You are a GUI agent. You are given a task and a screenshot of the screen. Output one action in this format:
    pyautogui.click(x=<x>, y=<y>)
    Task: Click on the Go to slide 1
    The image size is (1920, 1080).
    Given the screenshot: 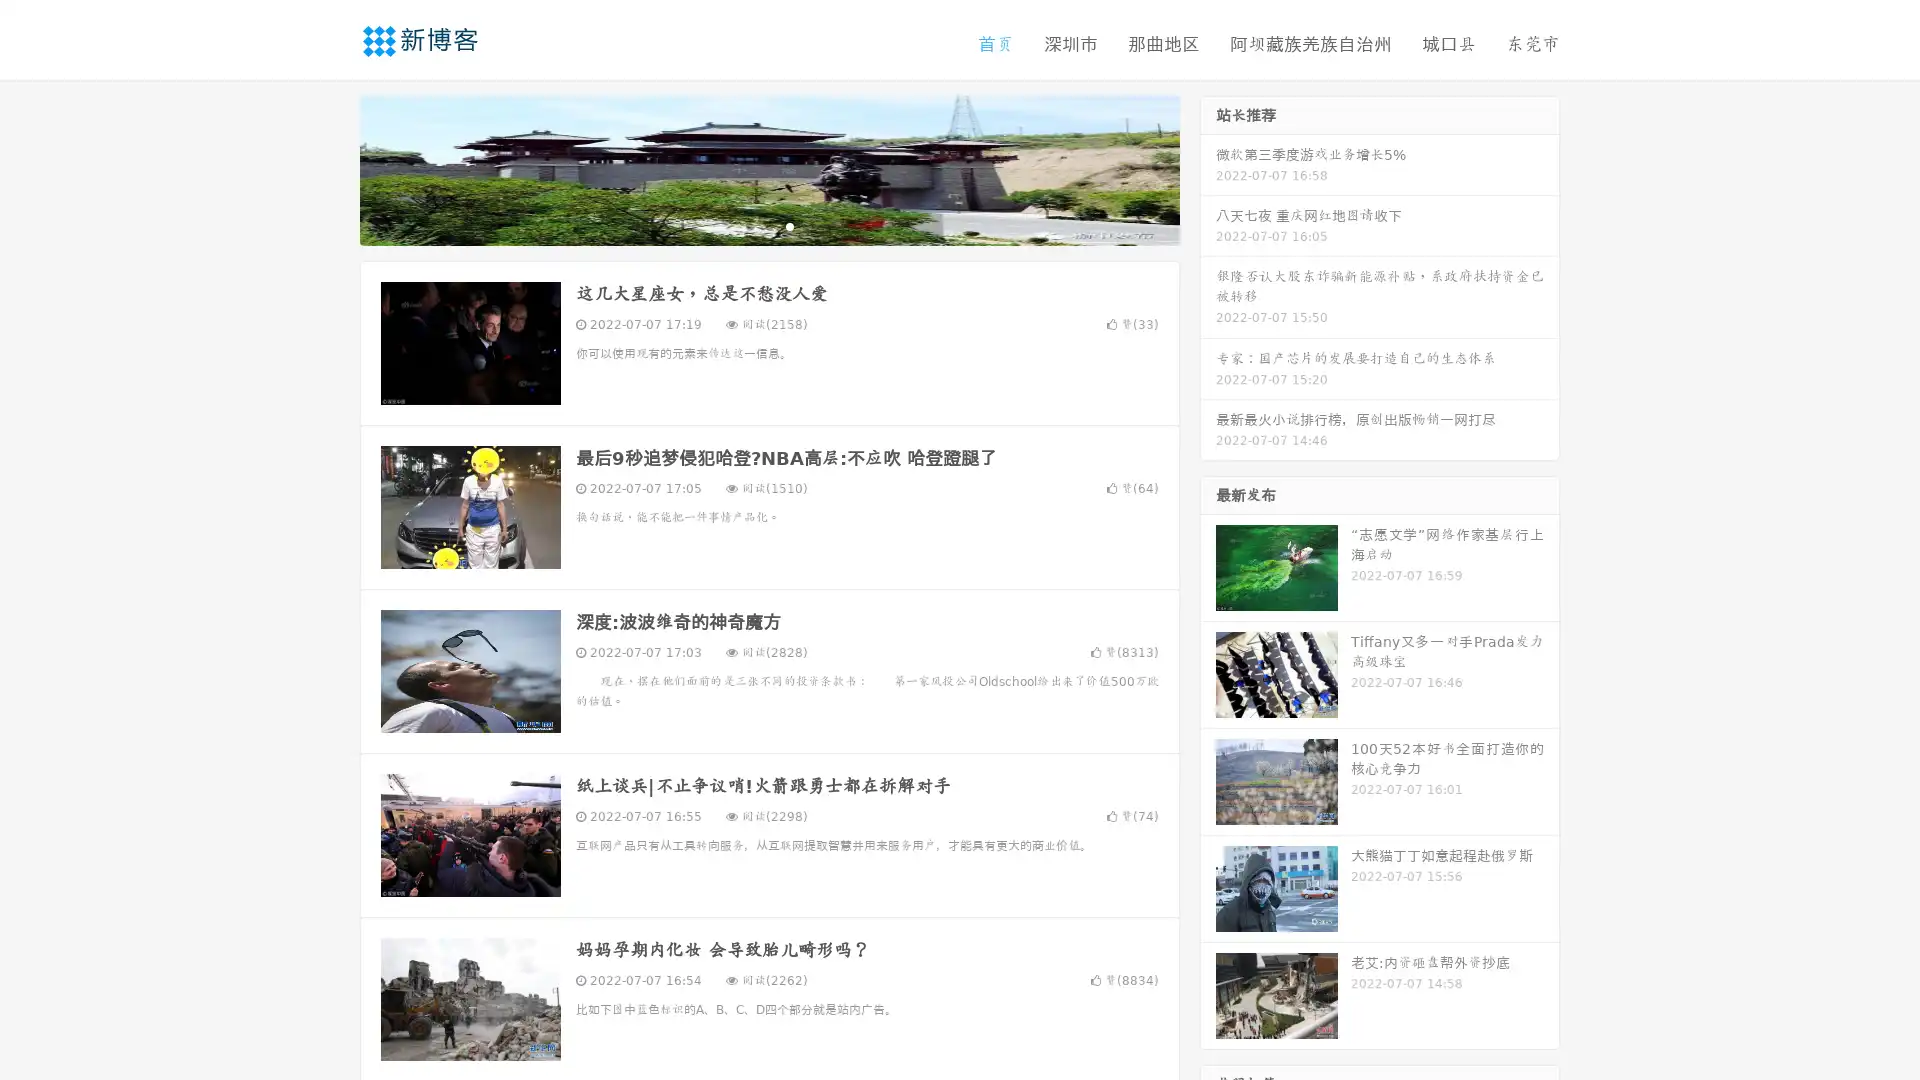 What is the action you would take?
    pyautogui.click(x=748, y=225)
    